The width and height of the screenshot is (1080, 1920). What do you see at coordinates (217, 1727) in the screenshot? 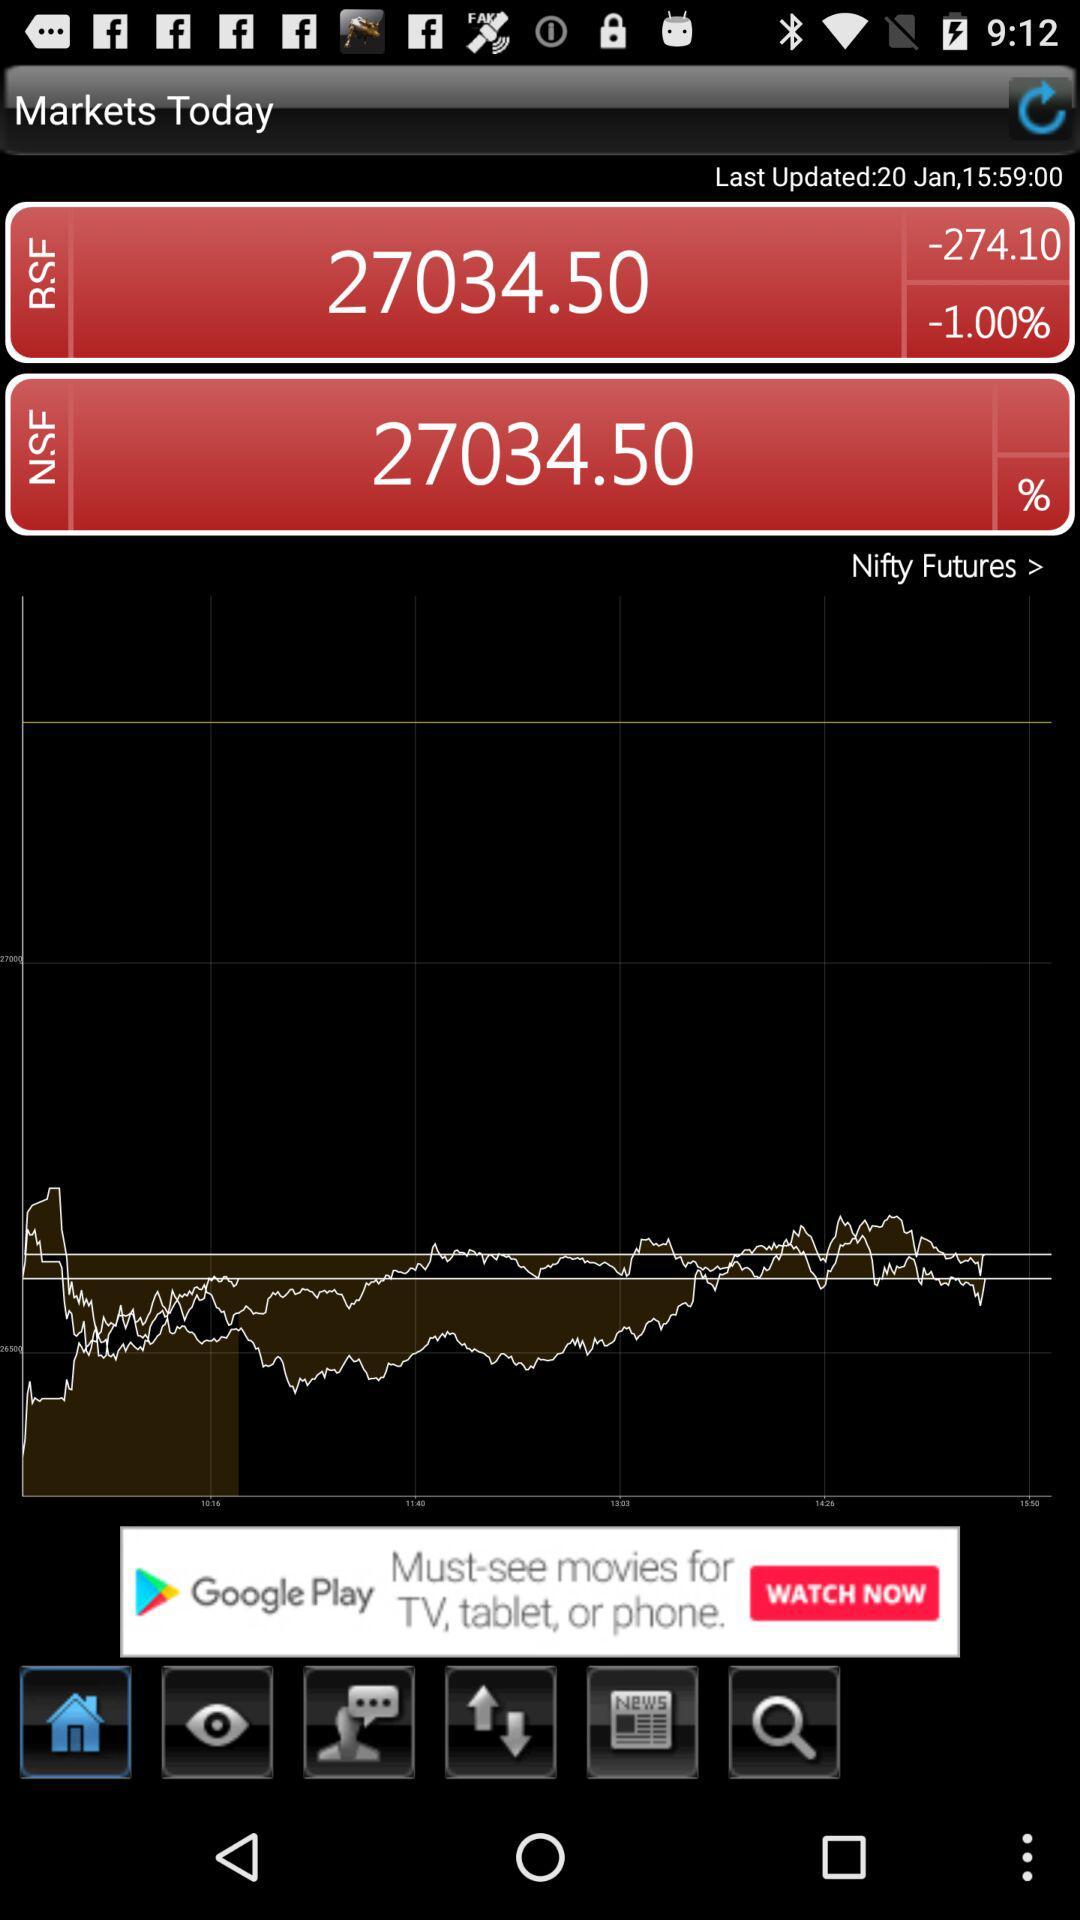
I see `change view` at bounding box center [217, 1727].